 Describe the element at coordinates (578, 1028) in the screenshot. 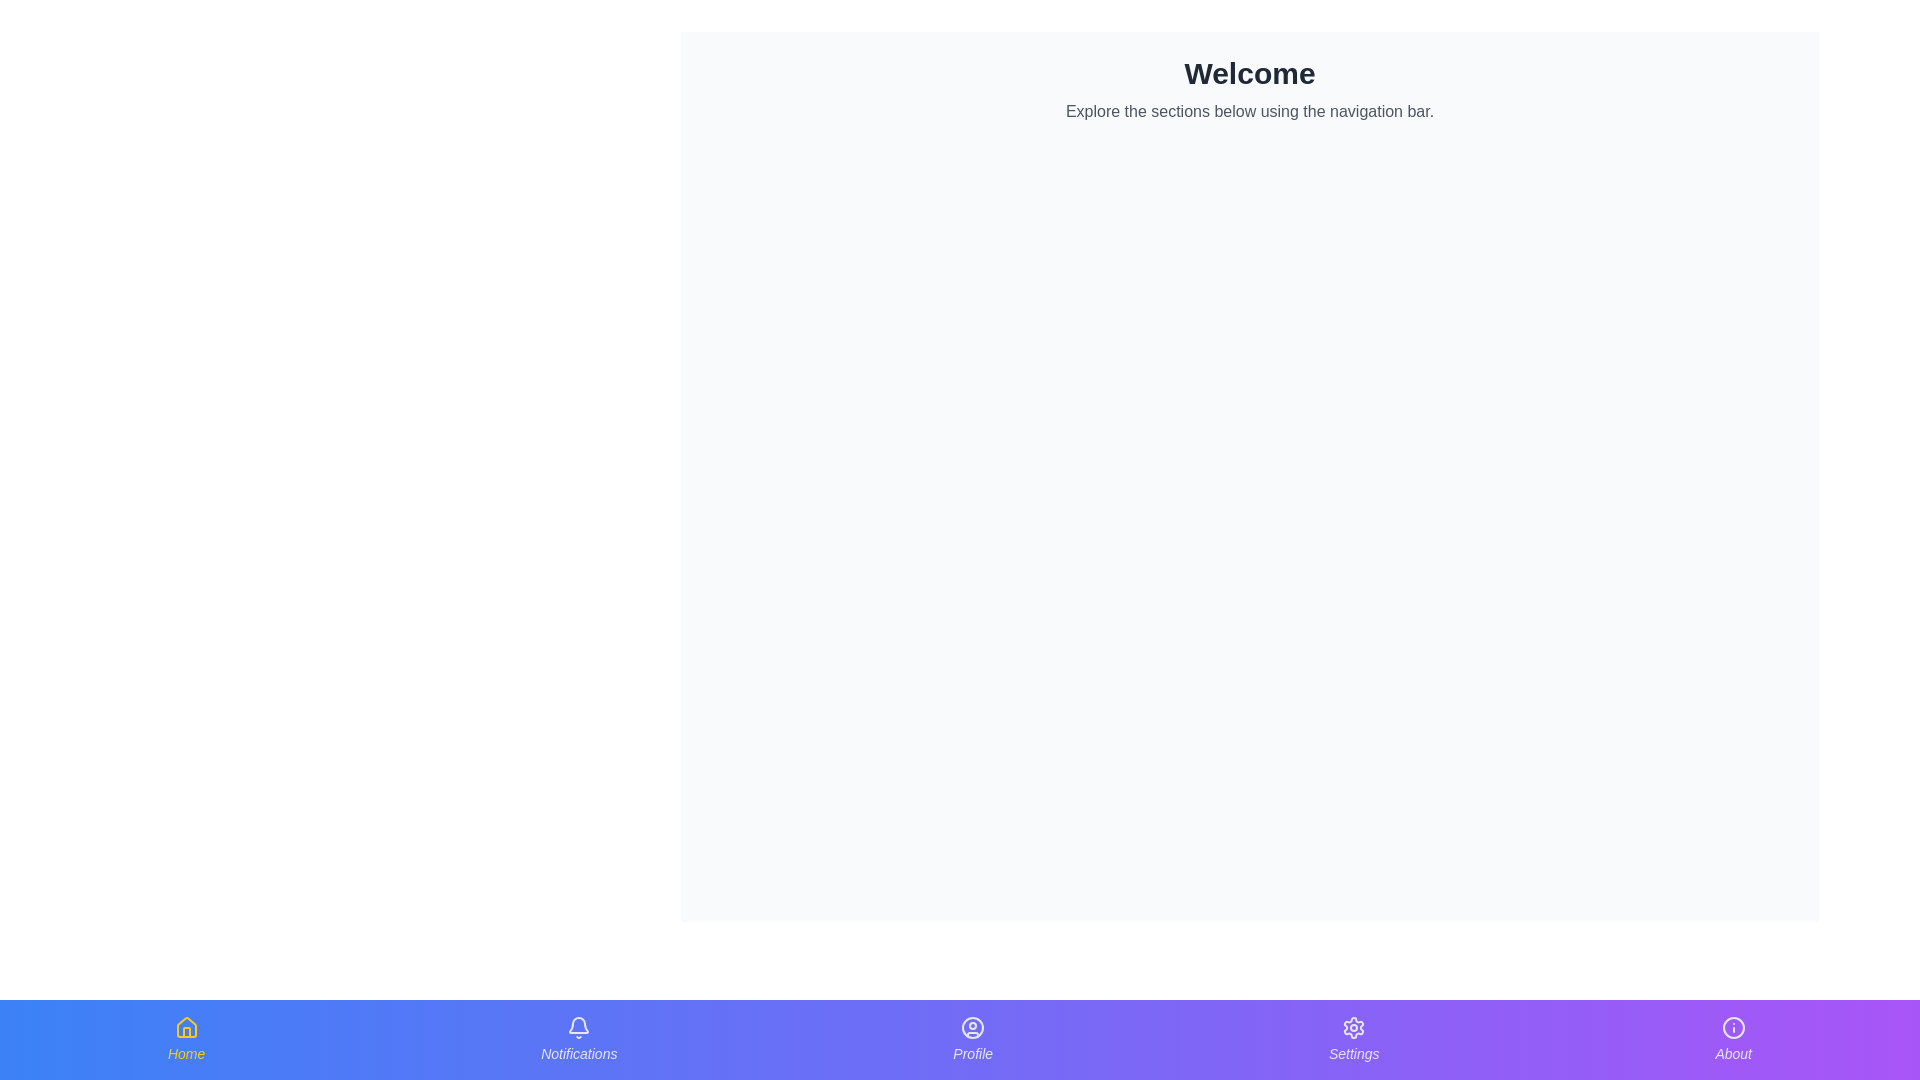

I see `the bell icon in the bottom navigation bar that represents the Notifications feature, which is located above the text label 'Notifications'` at that location.